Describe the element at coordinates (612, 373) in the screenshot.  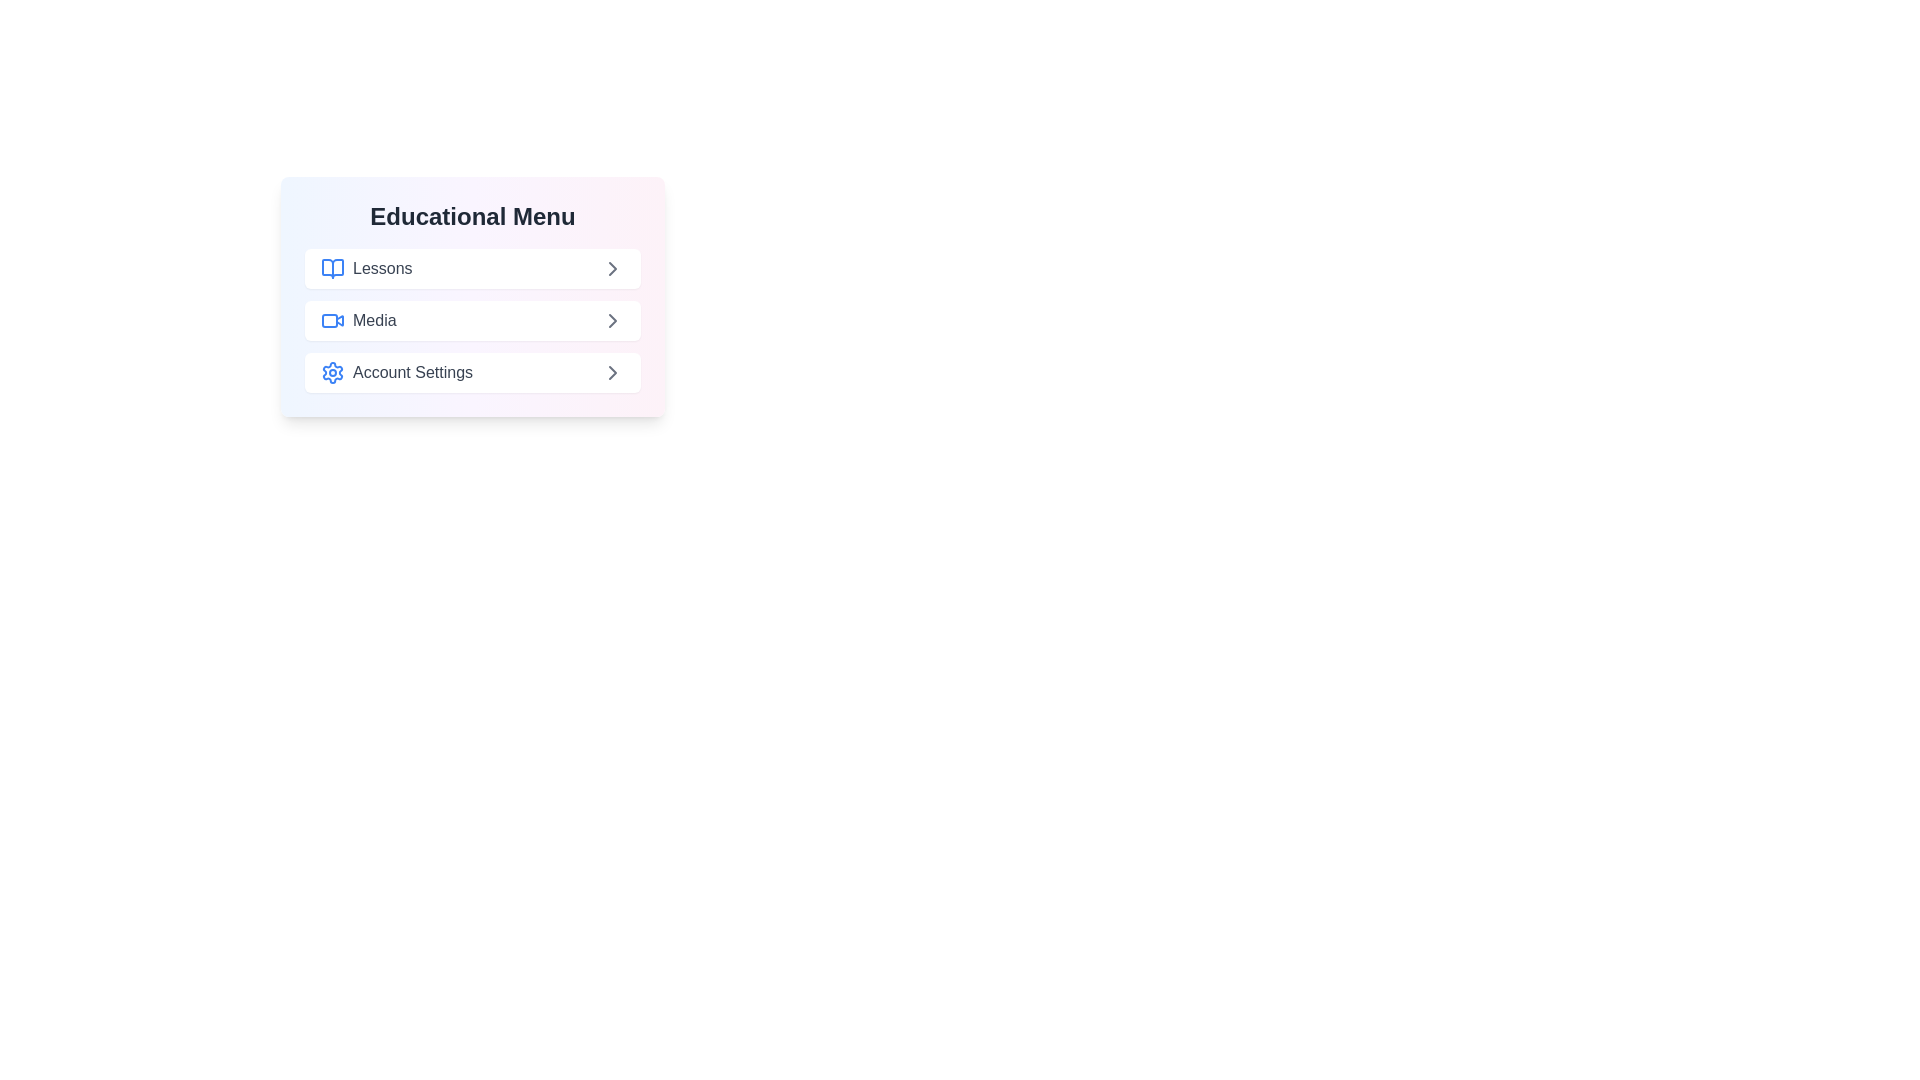
I see `the chevron arrow icon located at the far-right end of the 'Account Settings' menu item in the 'Educational Menu', which is the third item from the top` at that location.